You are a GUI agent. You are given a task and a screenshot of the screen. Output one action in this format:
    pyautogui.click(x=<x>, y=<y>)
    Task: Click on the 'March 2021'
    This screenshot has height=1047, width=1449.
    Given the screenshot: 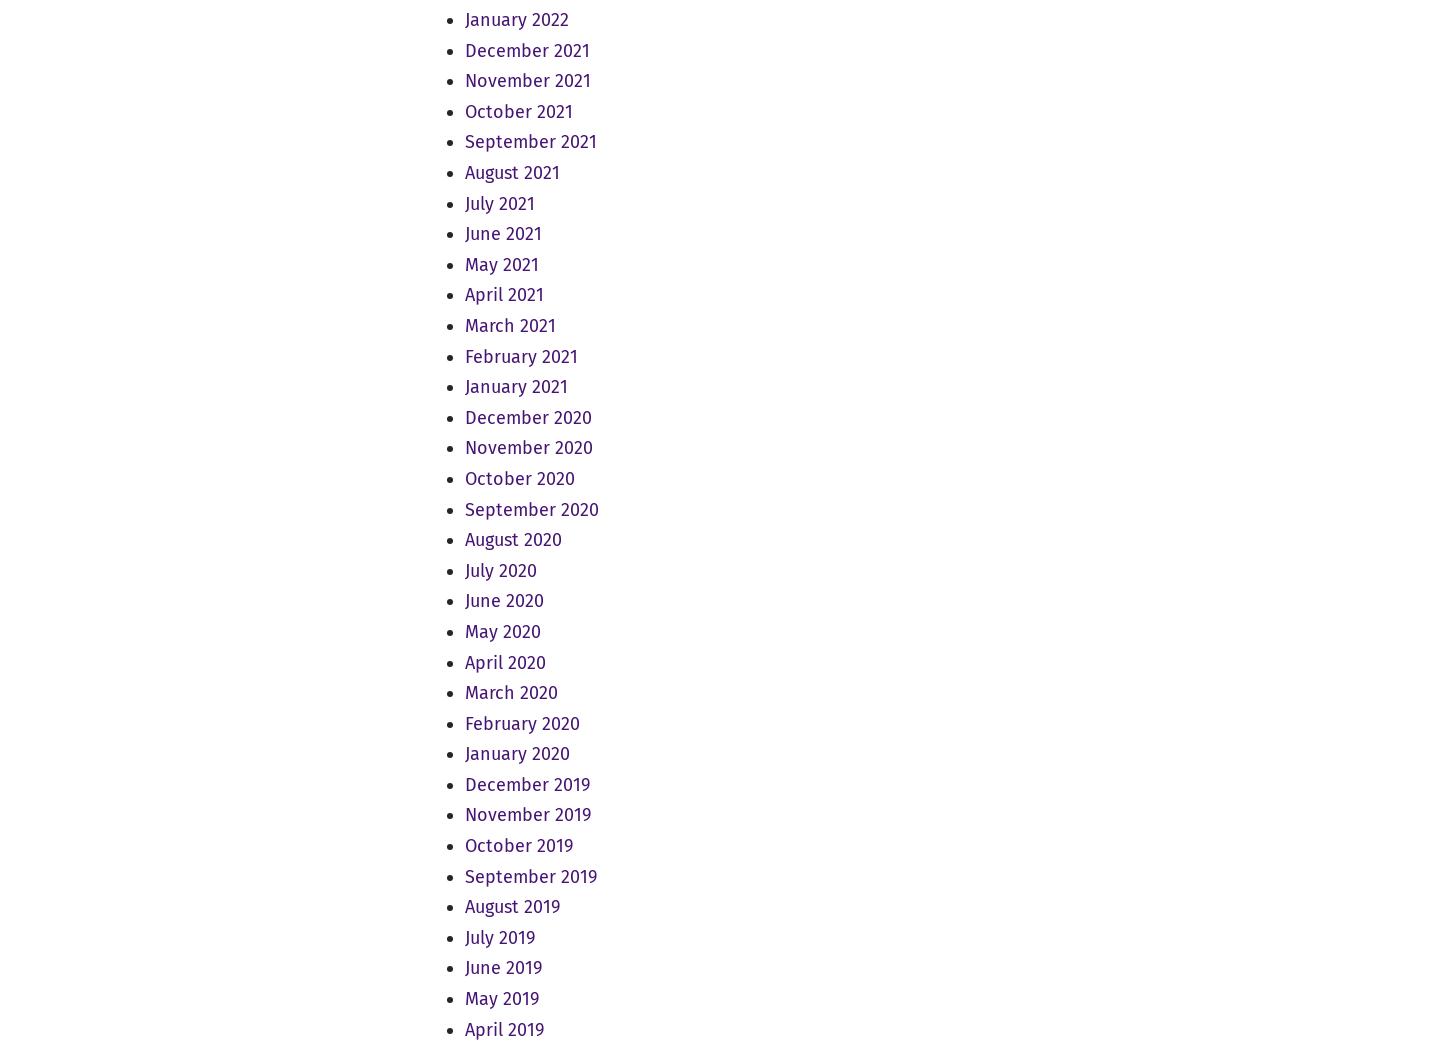 What is the action you would take?
    pyautogui.click(x=509, y=323)
    